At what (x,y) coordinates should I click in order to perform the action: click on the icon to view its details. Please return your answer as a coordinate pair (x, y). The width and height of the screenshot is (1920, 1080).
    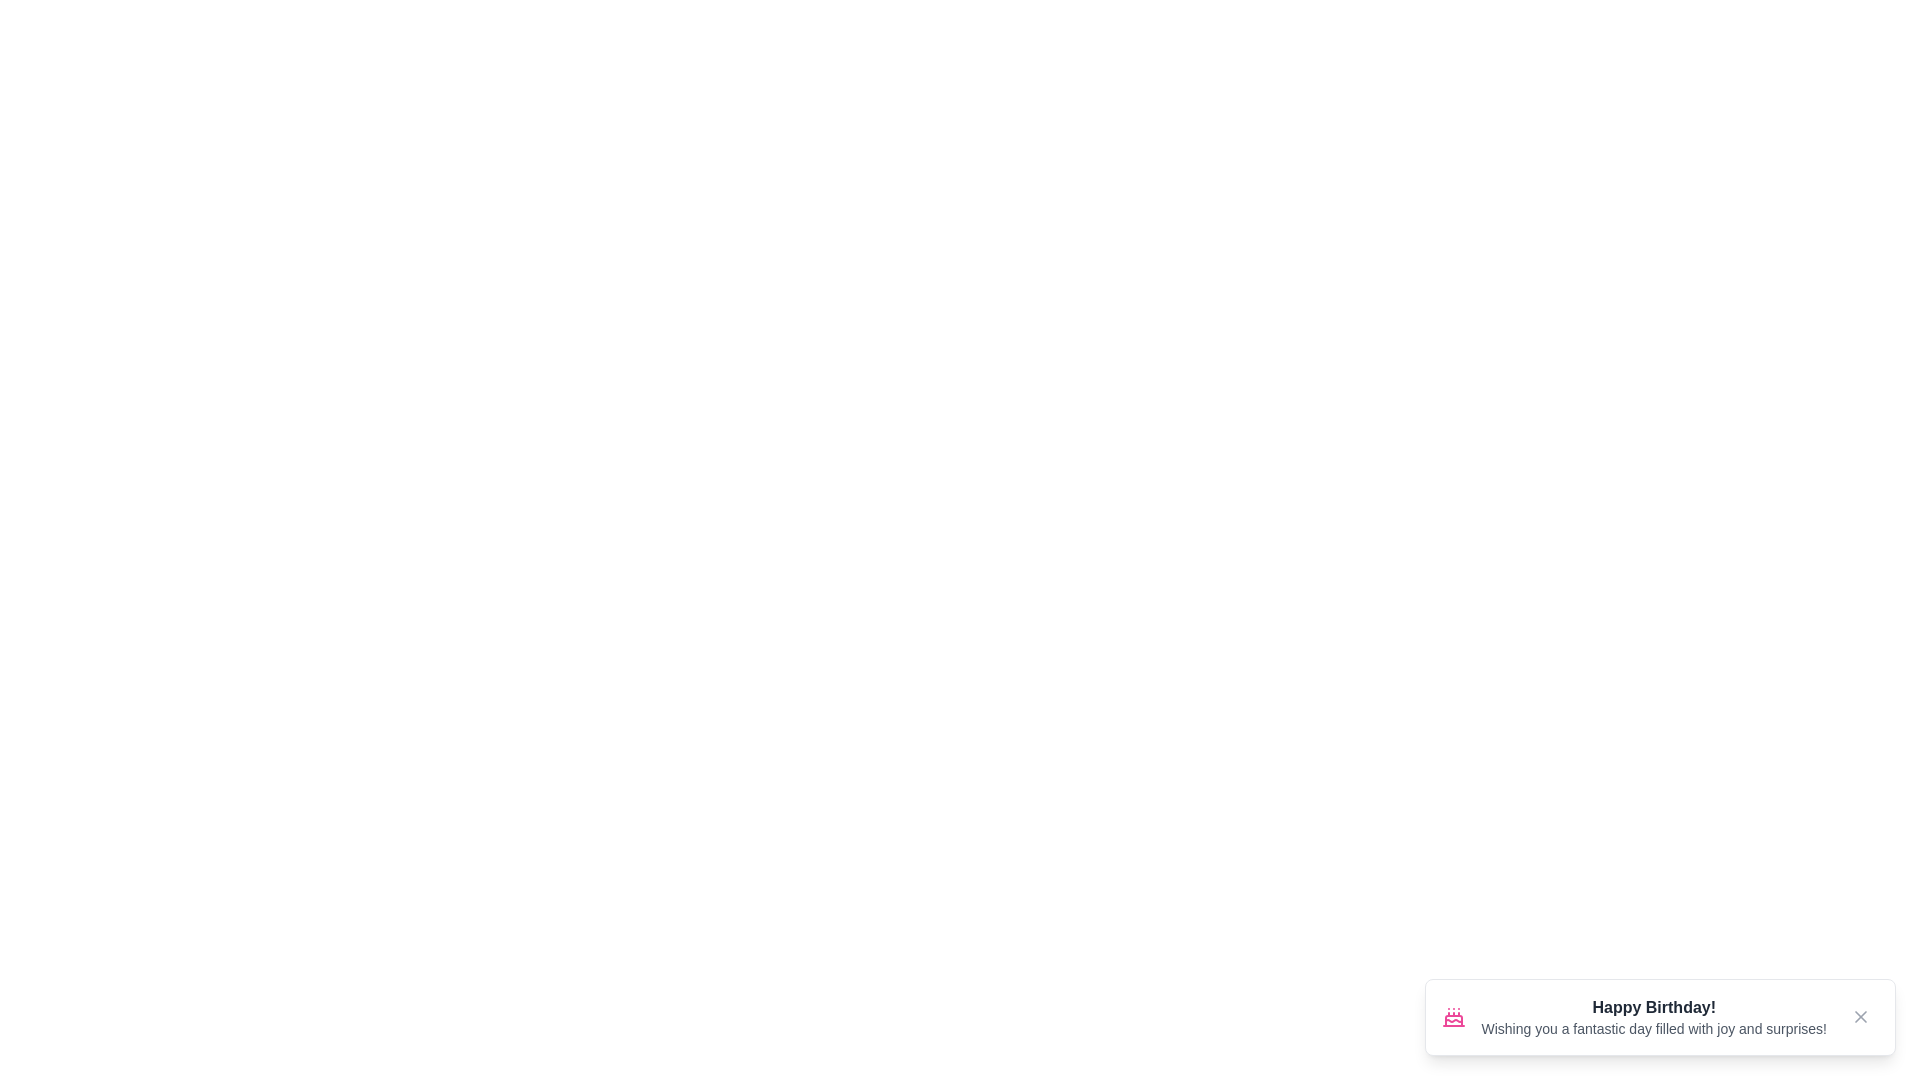
    Looking at the image, I should click on (1453, 1017).